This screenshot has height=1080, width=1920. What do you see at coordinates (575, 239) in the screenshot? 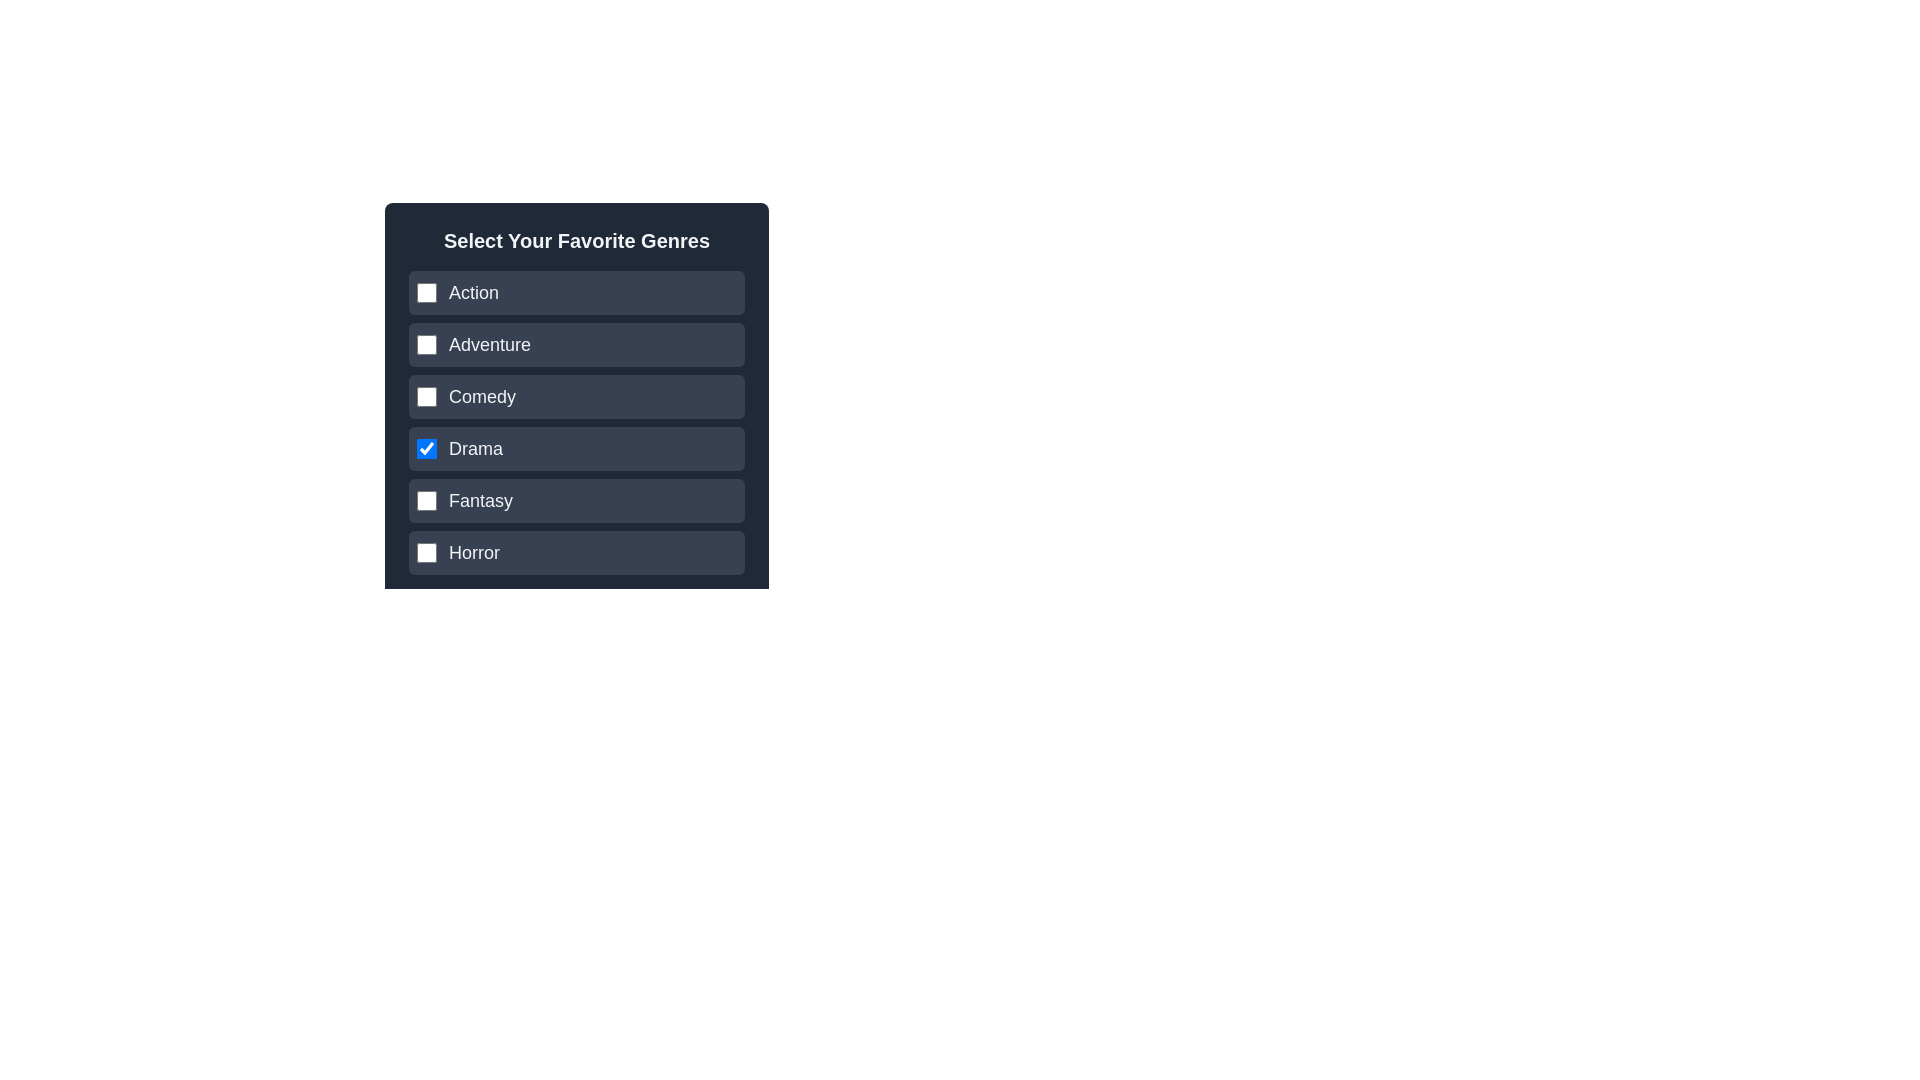
I see `the prominent text label that reads 'Select Your Favorite Genres'` at bounding box center [575, 239].